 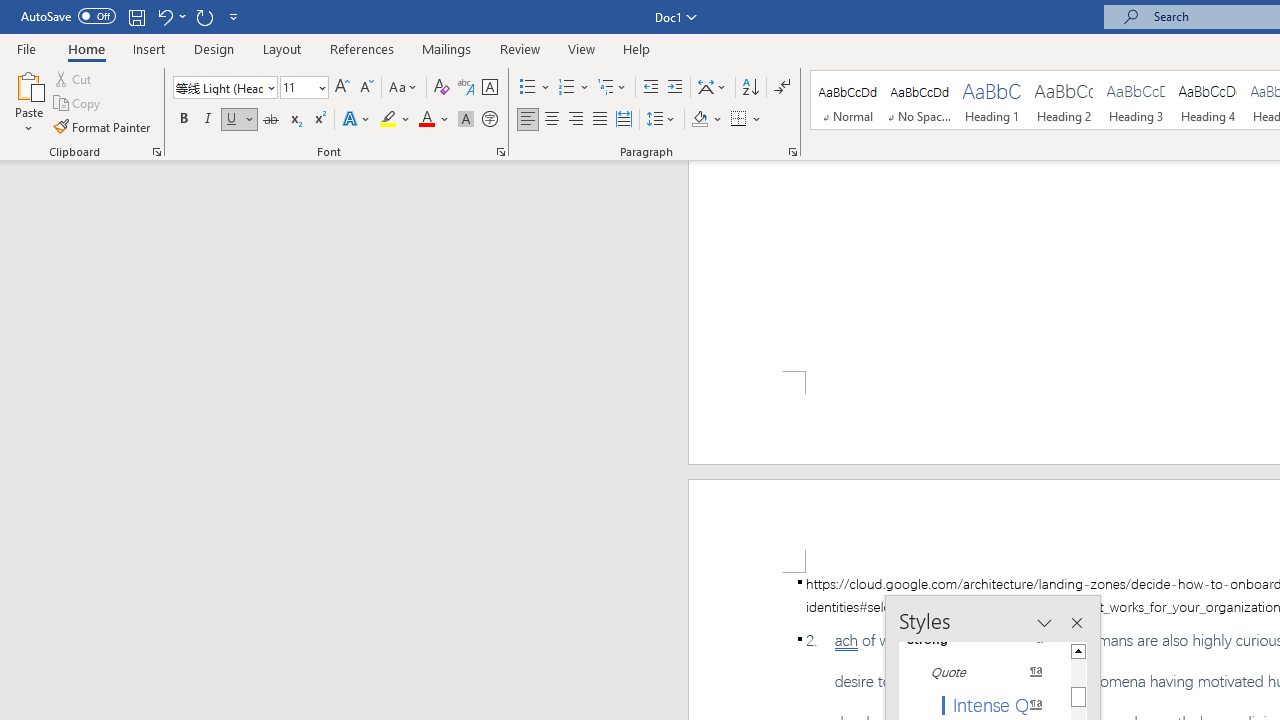 What do you see at coordinates (74, 78) in the screenshot?
I see `'Cut'` at bounding box center [74, 78].